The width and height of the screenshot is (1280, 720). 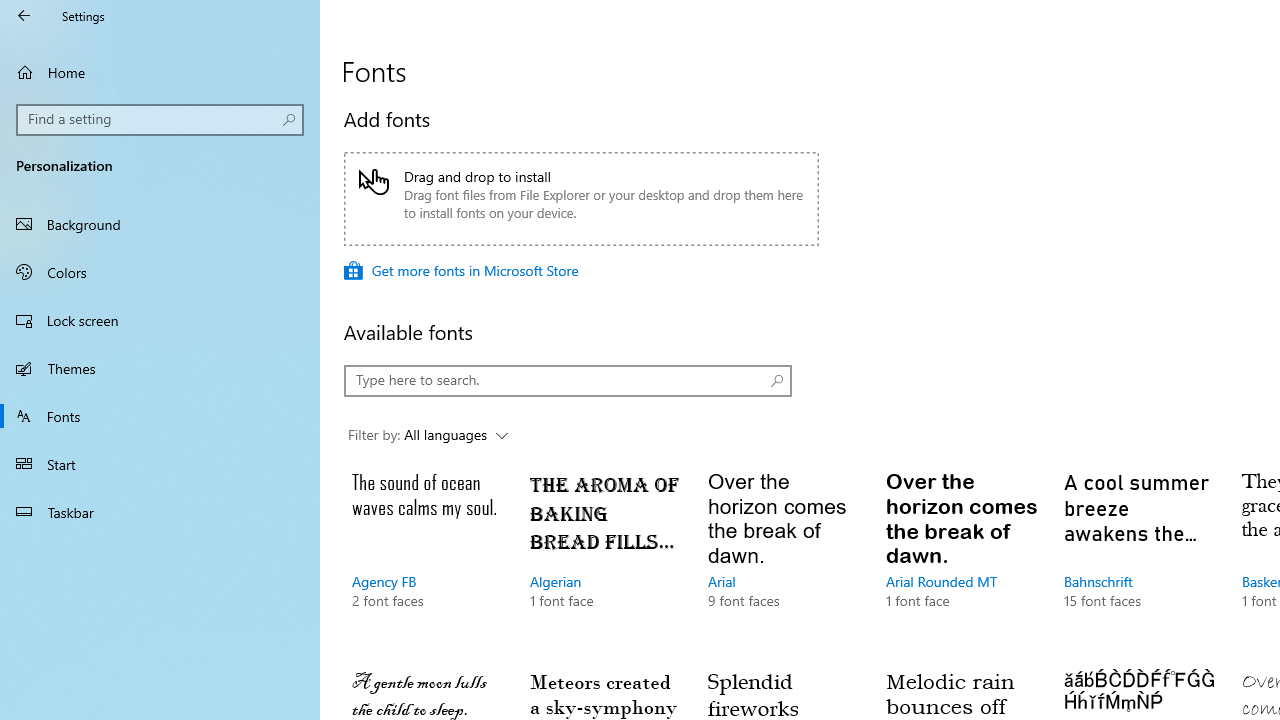 I want to click on 'Agency FB, 2 font faces', so click(x=425, y=560).